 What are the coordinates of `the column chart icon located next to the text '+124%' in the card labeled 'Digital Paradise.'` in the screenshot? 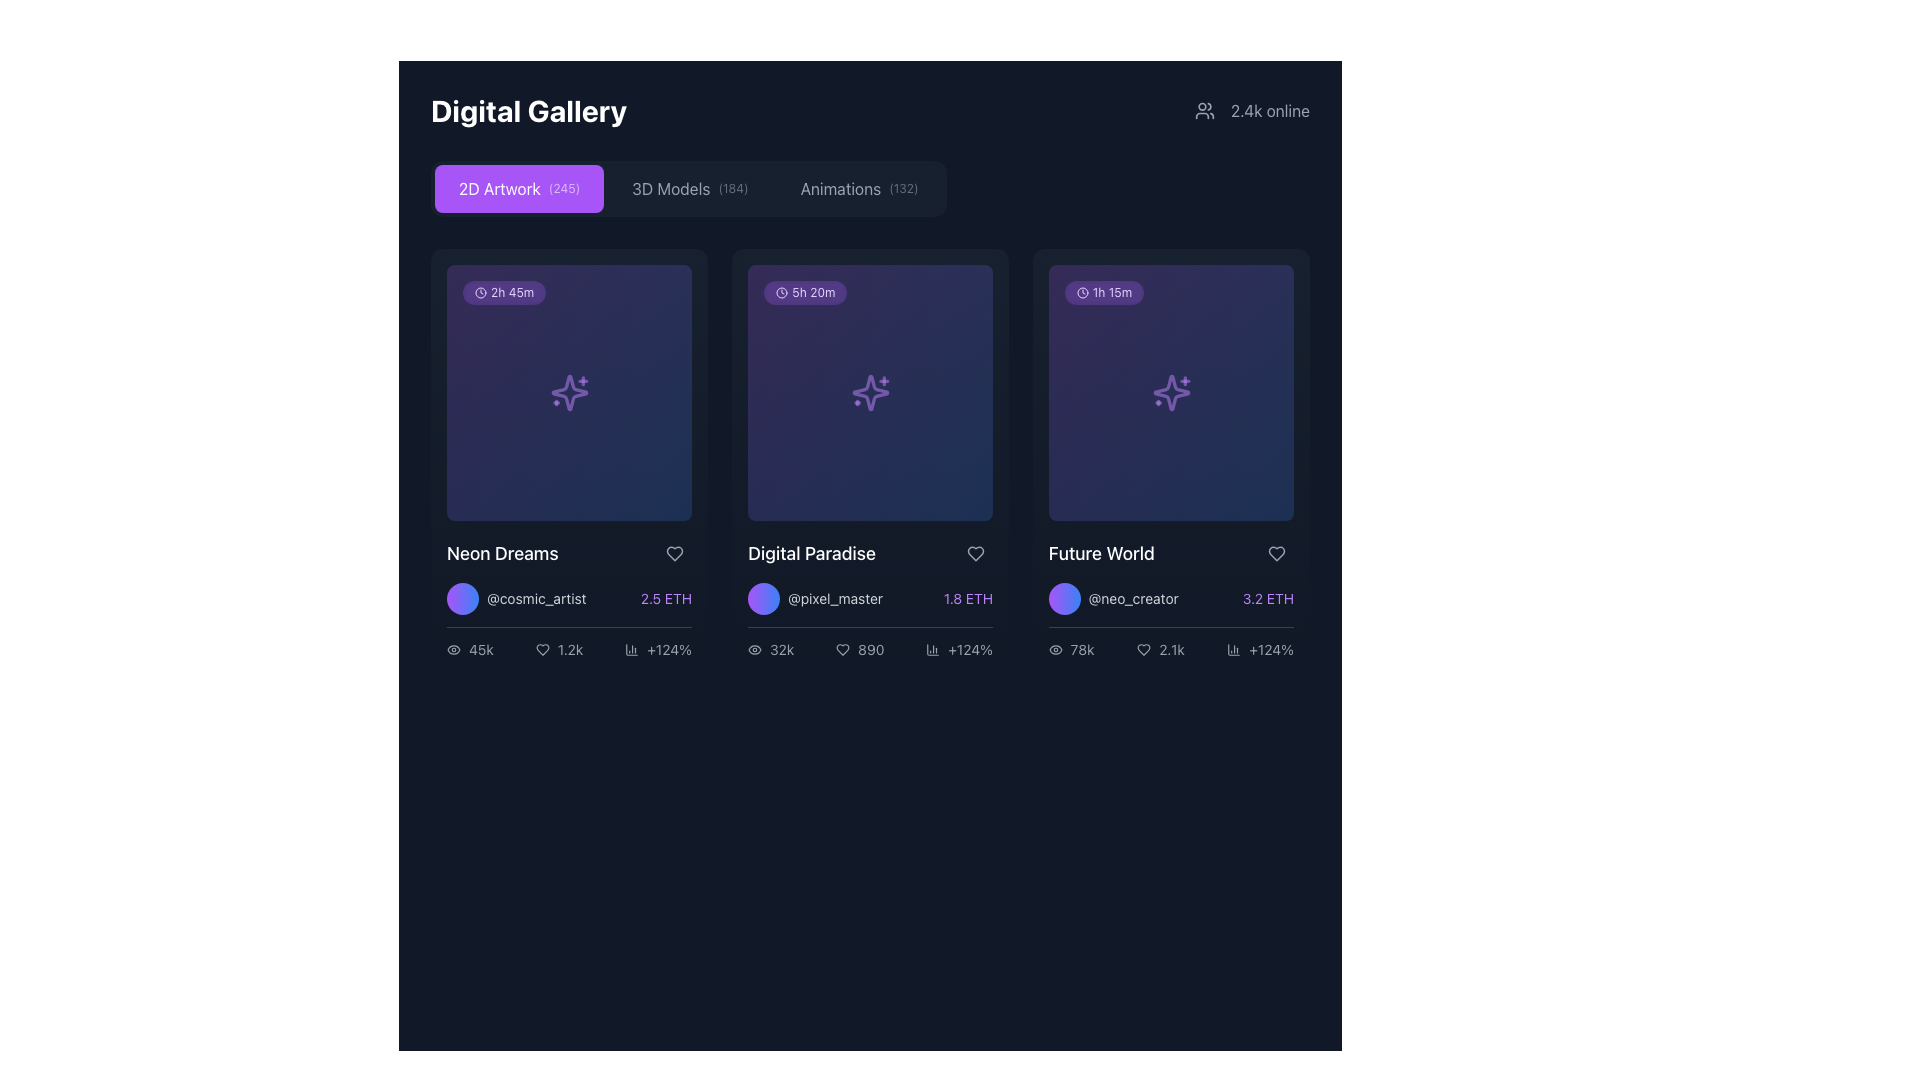 It's located at (932, 650).